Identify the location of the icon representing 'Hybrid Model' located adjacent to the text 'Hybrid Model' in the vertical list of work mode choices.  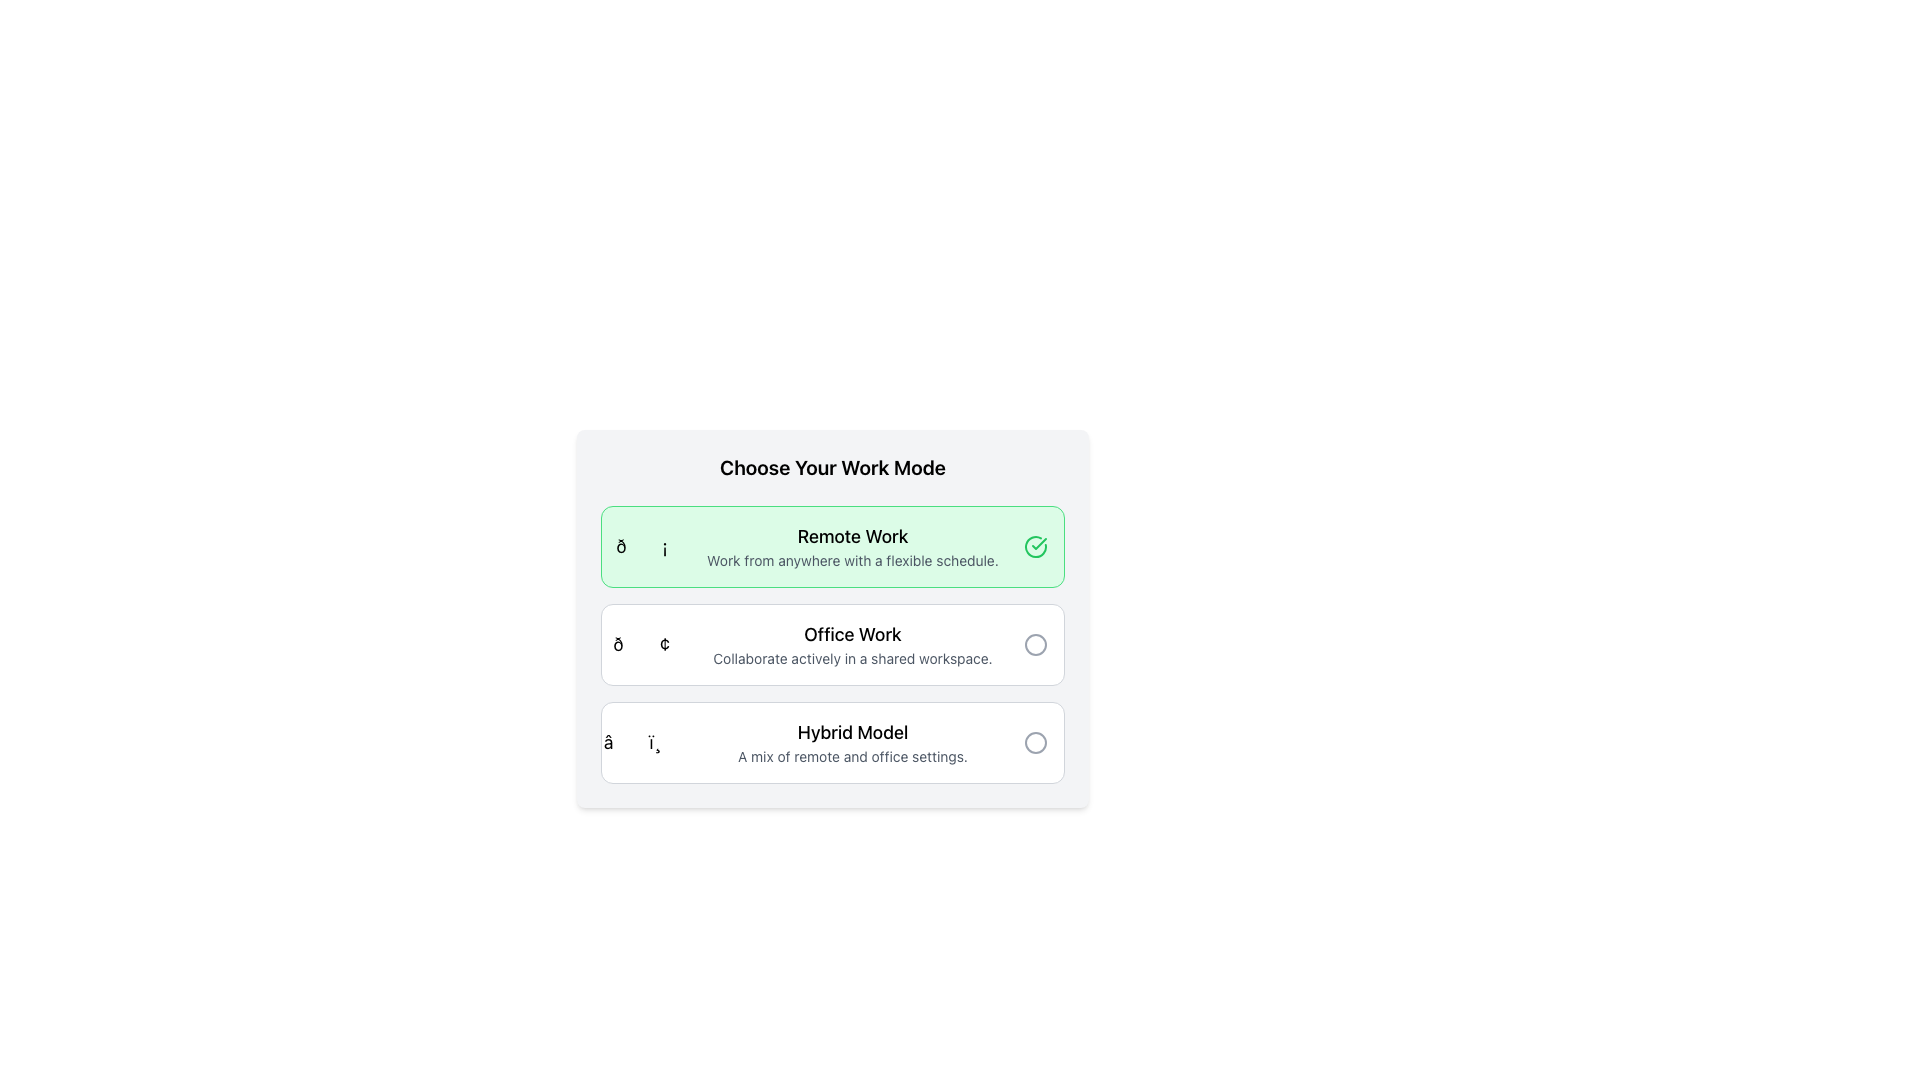
(642, 743).